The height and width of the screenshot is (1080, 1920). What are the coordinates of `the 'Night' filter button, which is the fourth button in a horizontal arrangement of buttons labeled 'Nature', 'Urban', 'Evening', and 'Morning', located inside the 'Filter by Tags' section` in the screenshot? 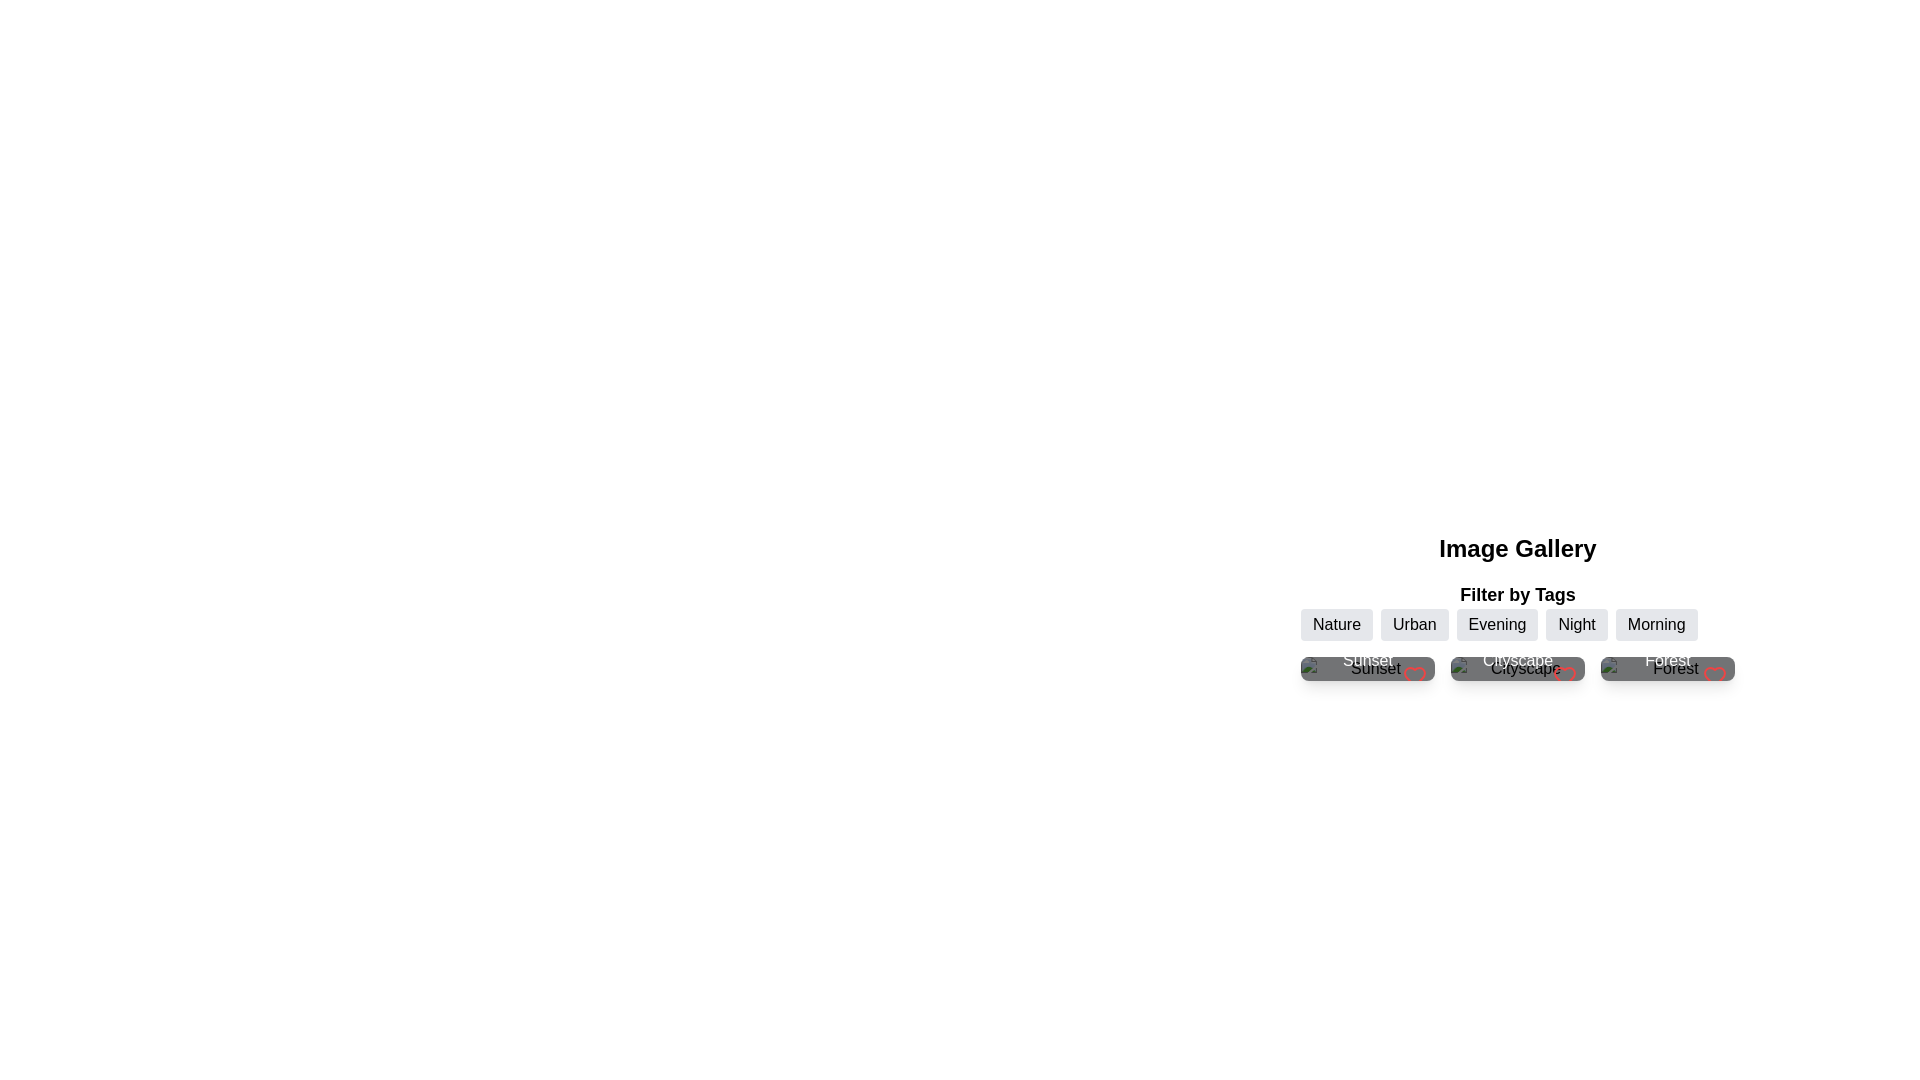 It's located at (1576, 623).